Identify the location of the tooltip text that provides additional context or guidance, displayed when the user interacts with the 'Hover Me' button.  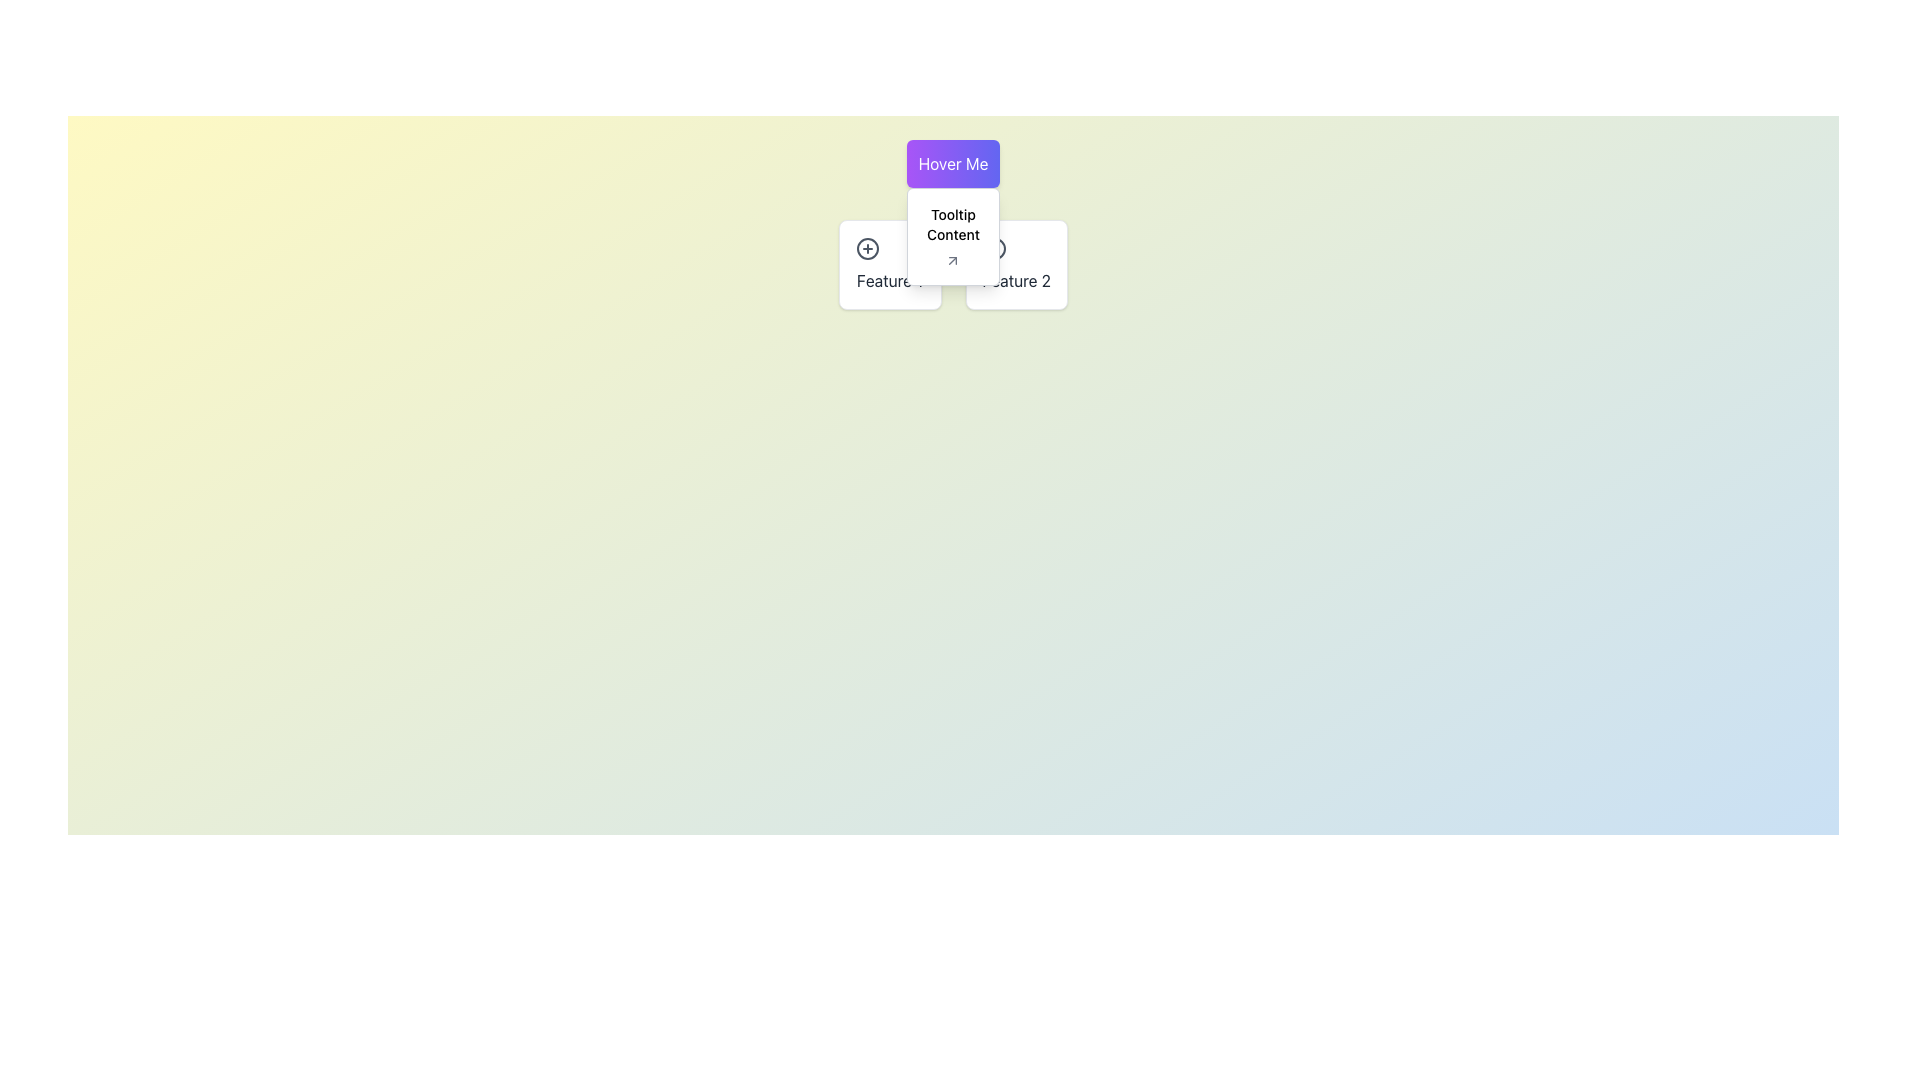
(952, 224).